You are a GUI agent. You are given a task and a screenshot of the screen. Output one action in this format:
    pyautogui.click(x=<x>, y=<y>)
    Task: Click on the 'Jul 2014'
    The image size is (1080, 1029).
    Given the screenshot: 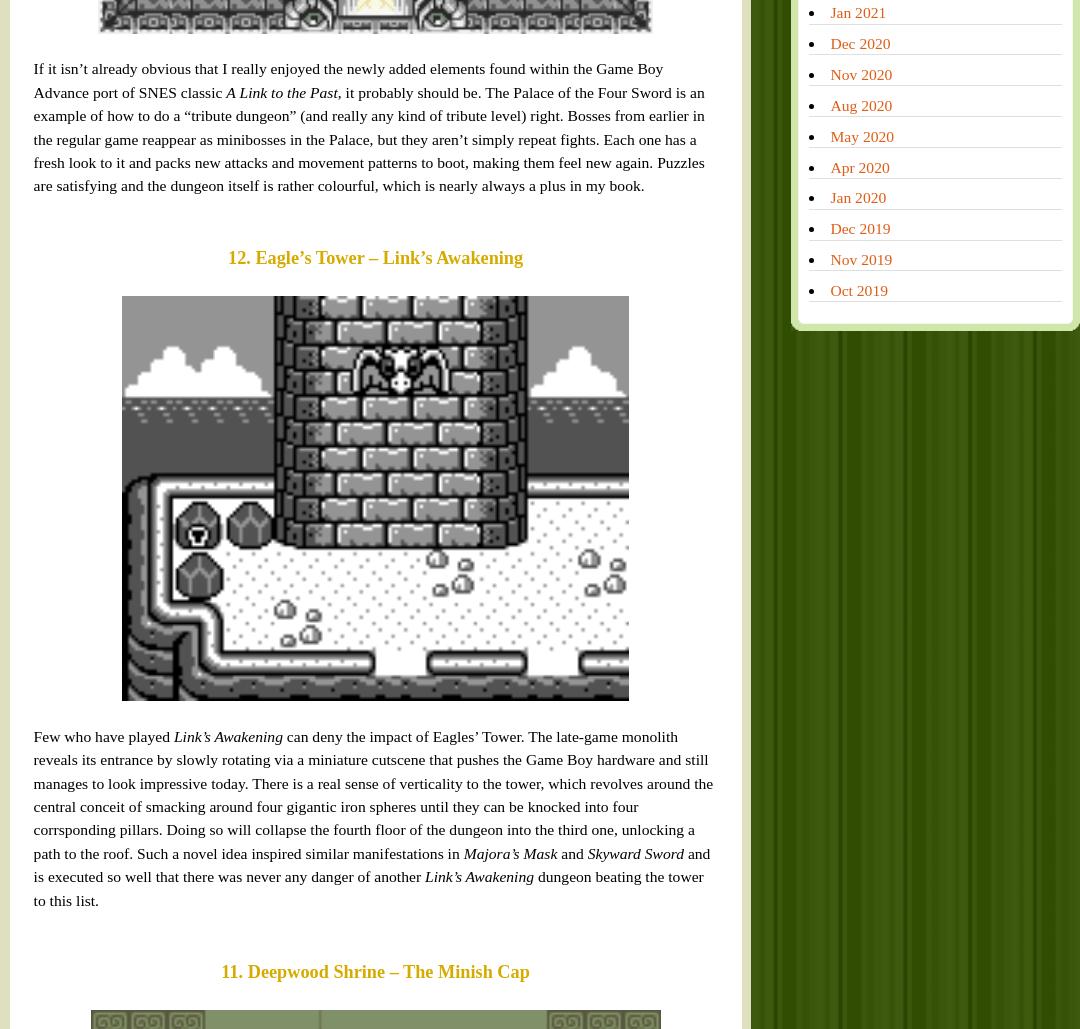 What is the action you would take?
    pyautogui.click(x=712, y=986)
    